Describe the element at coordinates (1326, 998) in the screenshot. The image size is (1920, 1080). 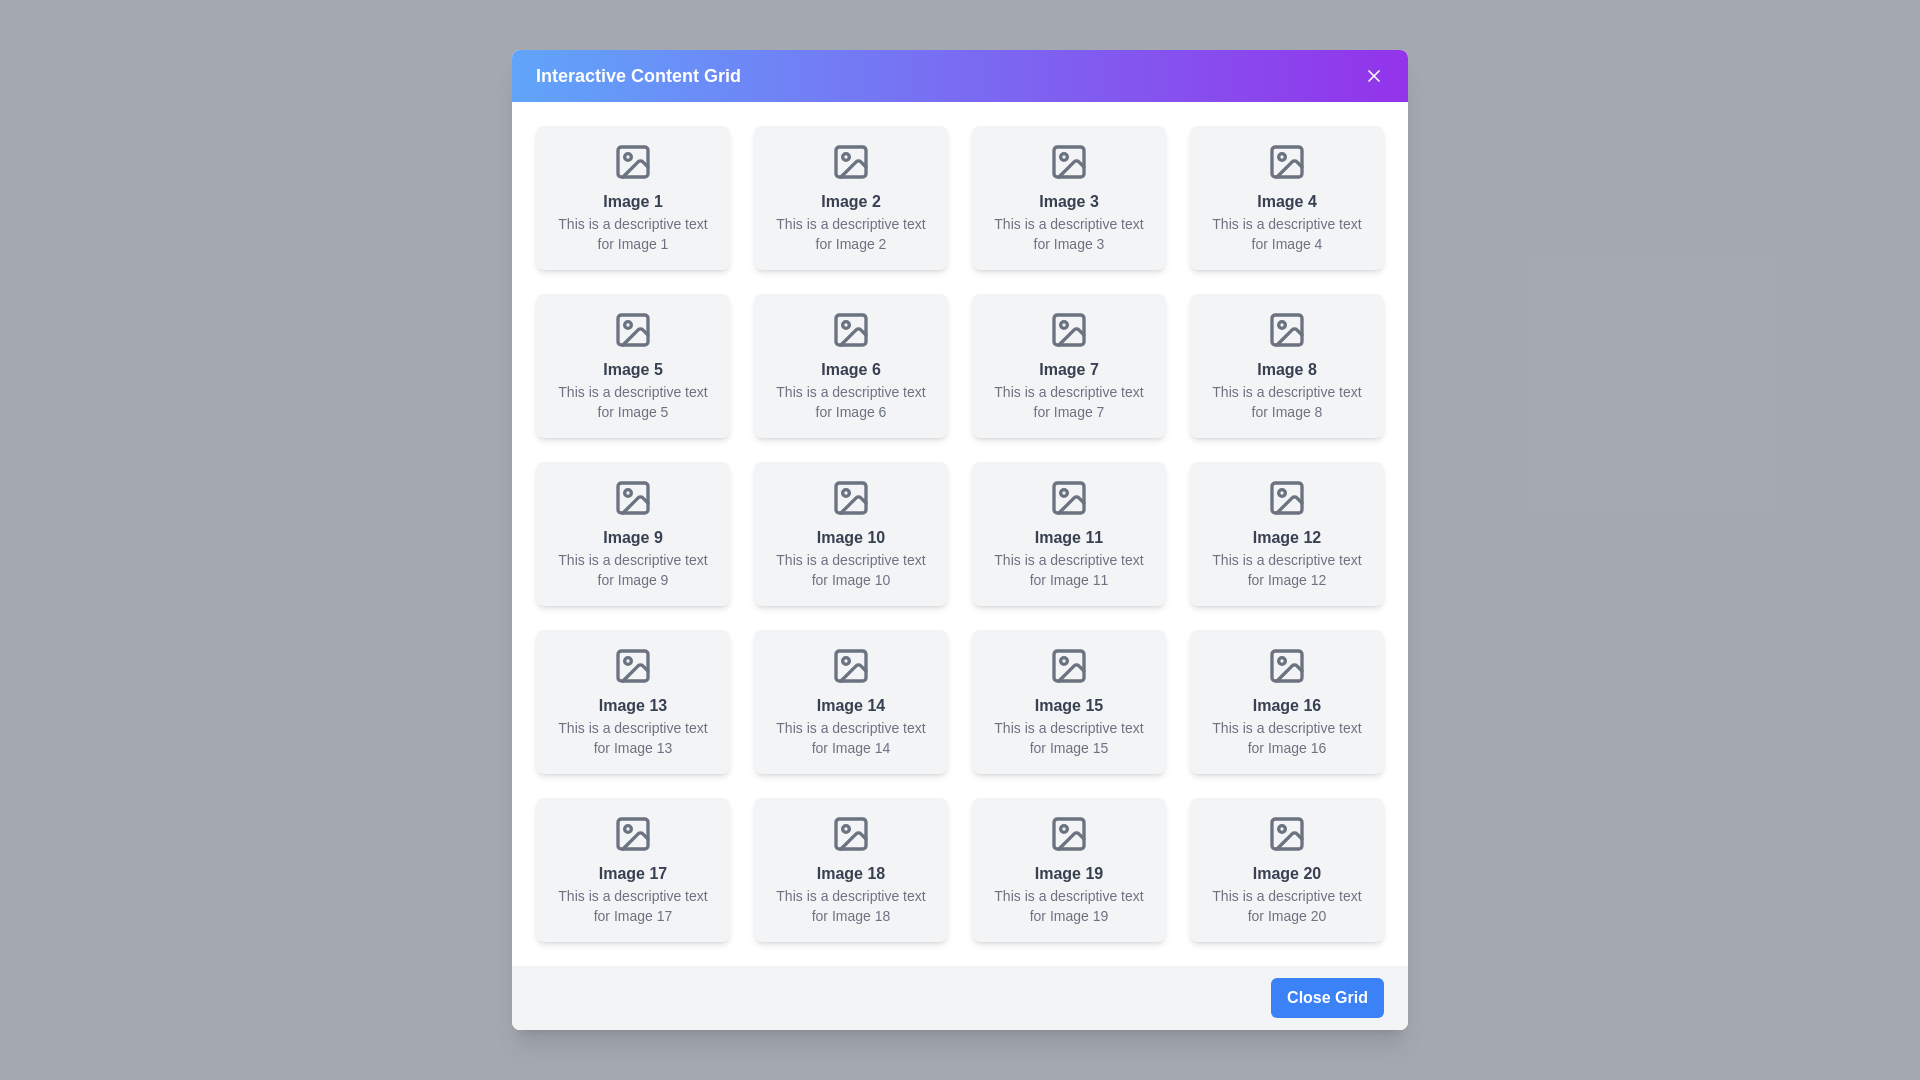
I see `the 'Close Grid' button to close the dialog` at that location.